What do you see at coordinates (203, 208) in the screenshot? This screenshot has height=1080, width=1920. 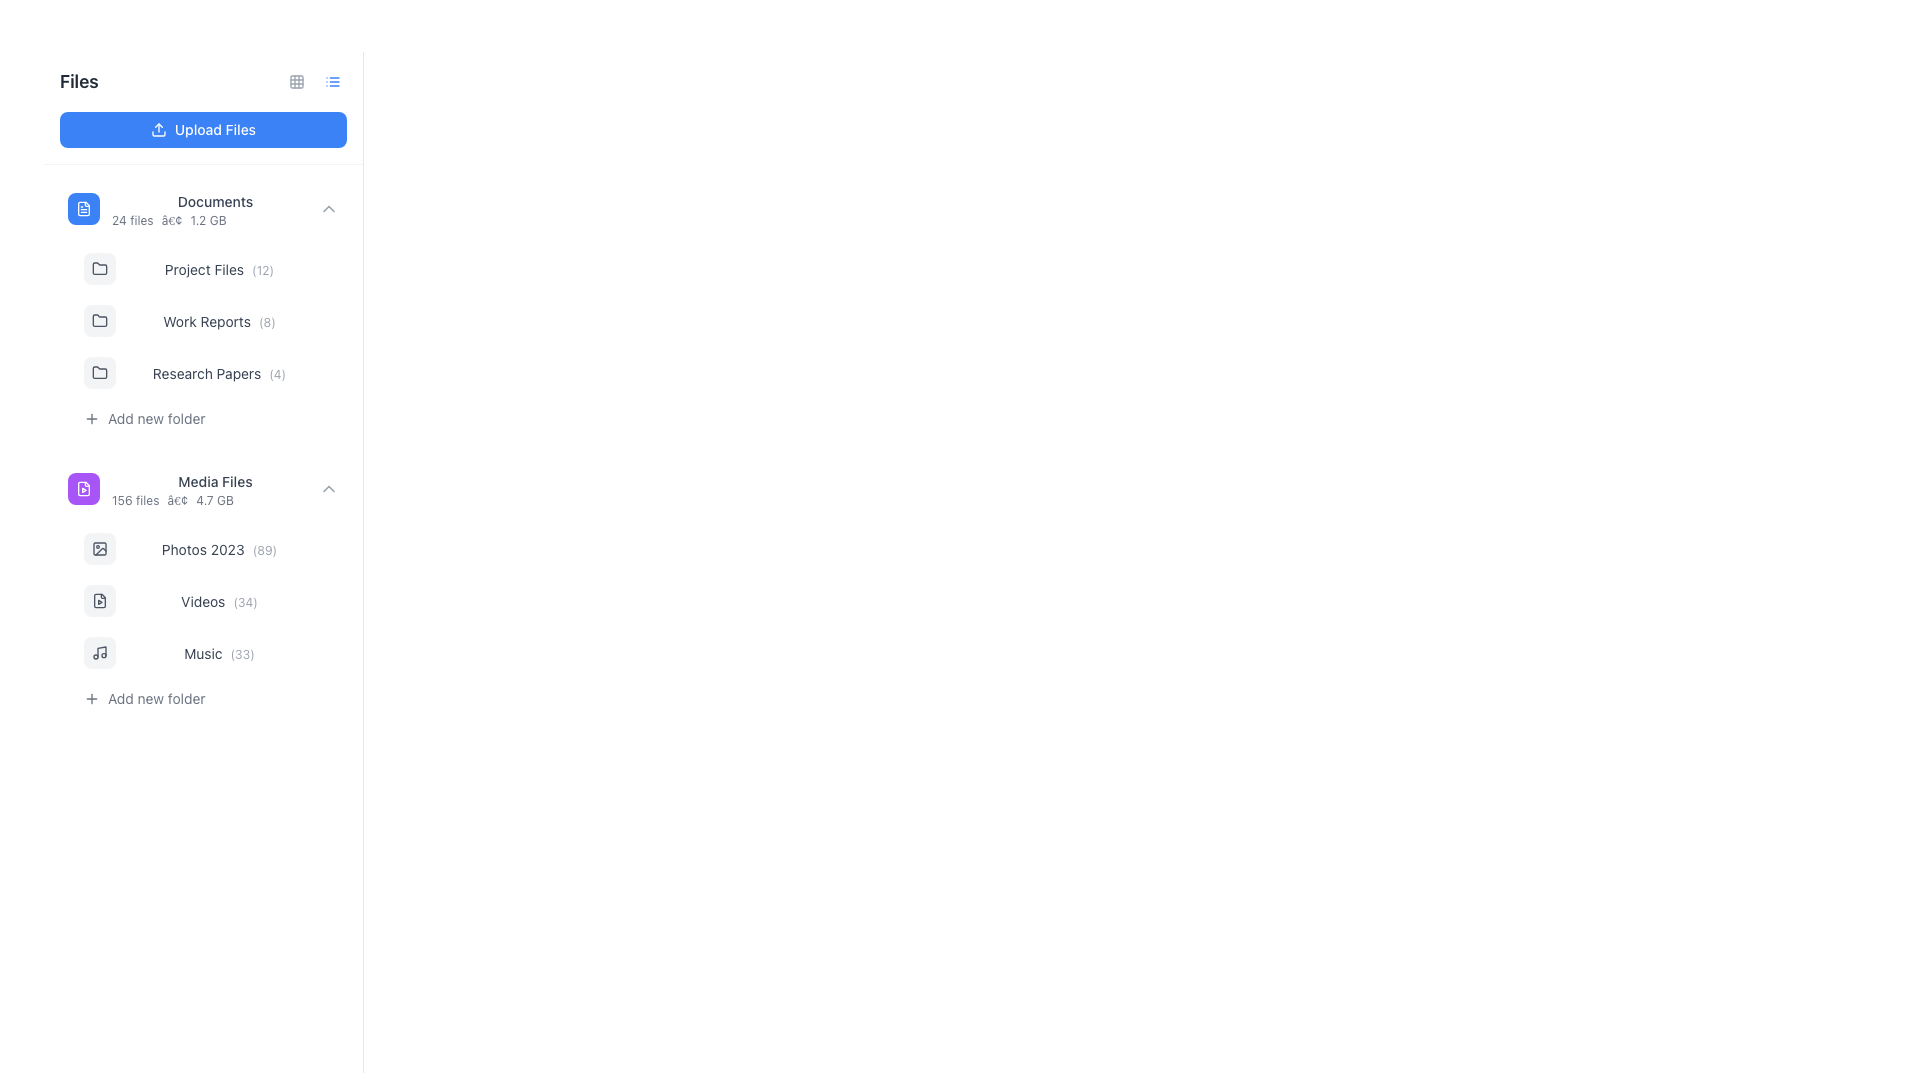 I see `the 'Documents' collapsible list item, which is the first item` at bounding box center [203, 208].